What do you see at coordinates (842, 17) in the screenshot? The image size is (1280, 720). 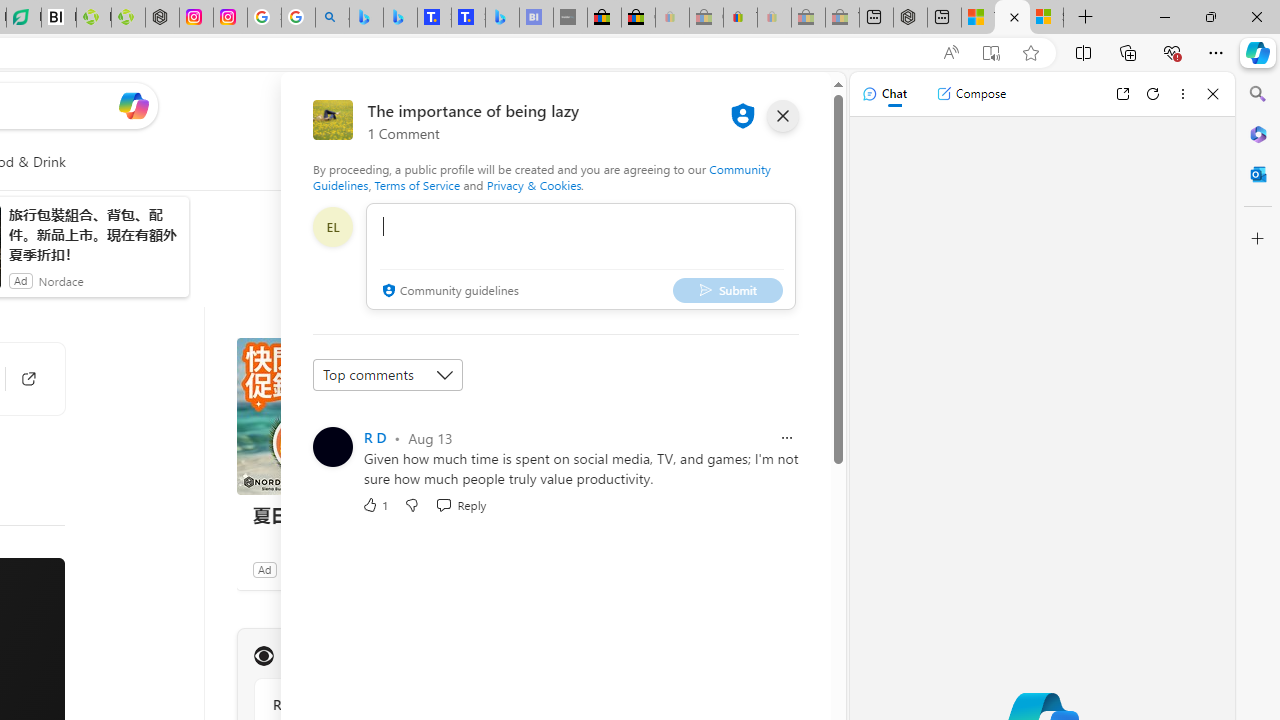 I see `'Yard, Garden & Outdoor Living - Sleeping'` at bounding box center [842, 17].